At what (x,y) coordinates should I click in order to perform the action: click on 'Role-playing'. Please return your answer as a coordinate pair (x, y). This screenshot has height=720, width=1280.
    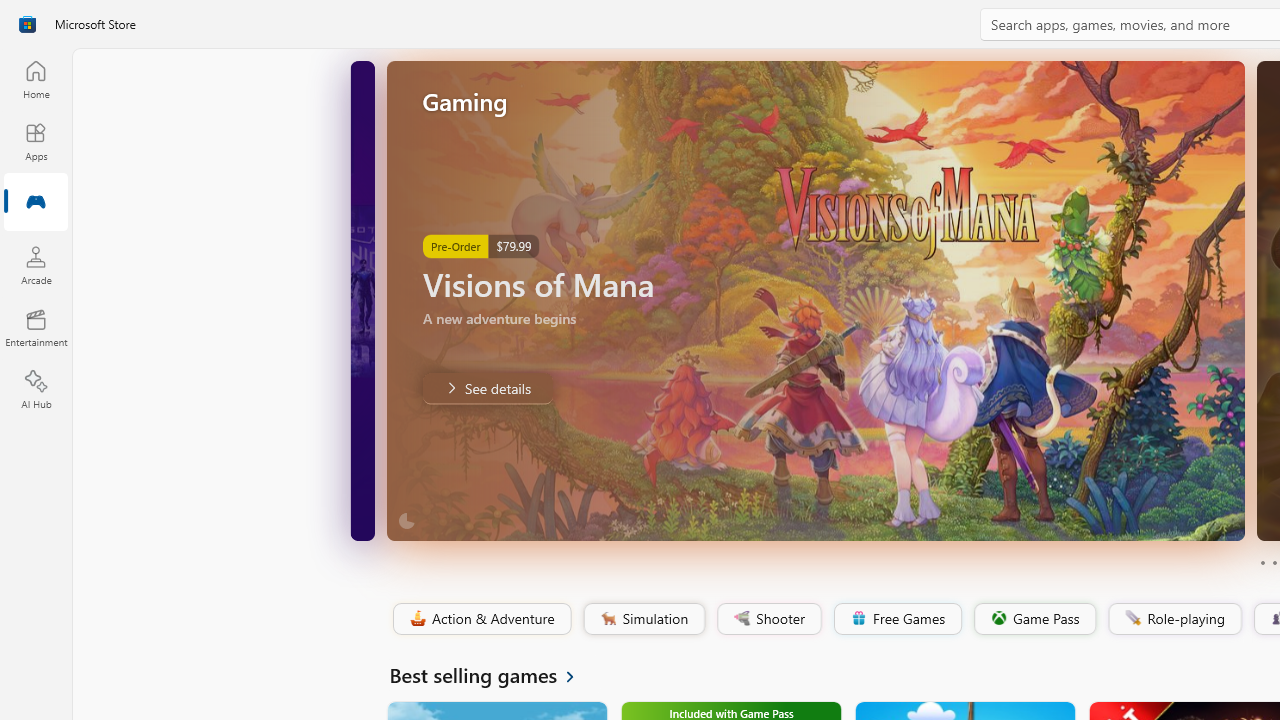
    Looking at the image, I should click on (1175, 618).